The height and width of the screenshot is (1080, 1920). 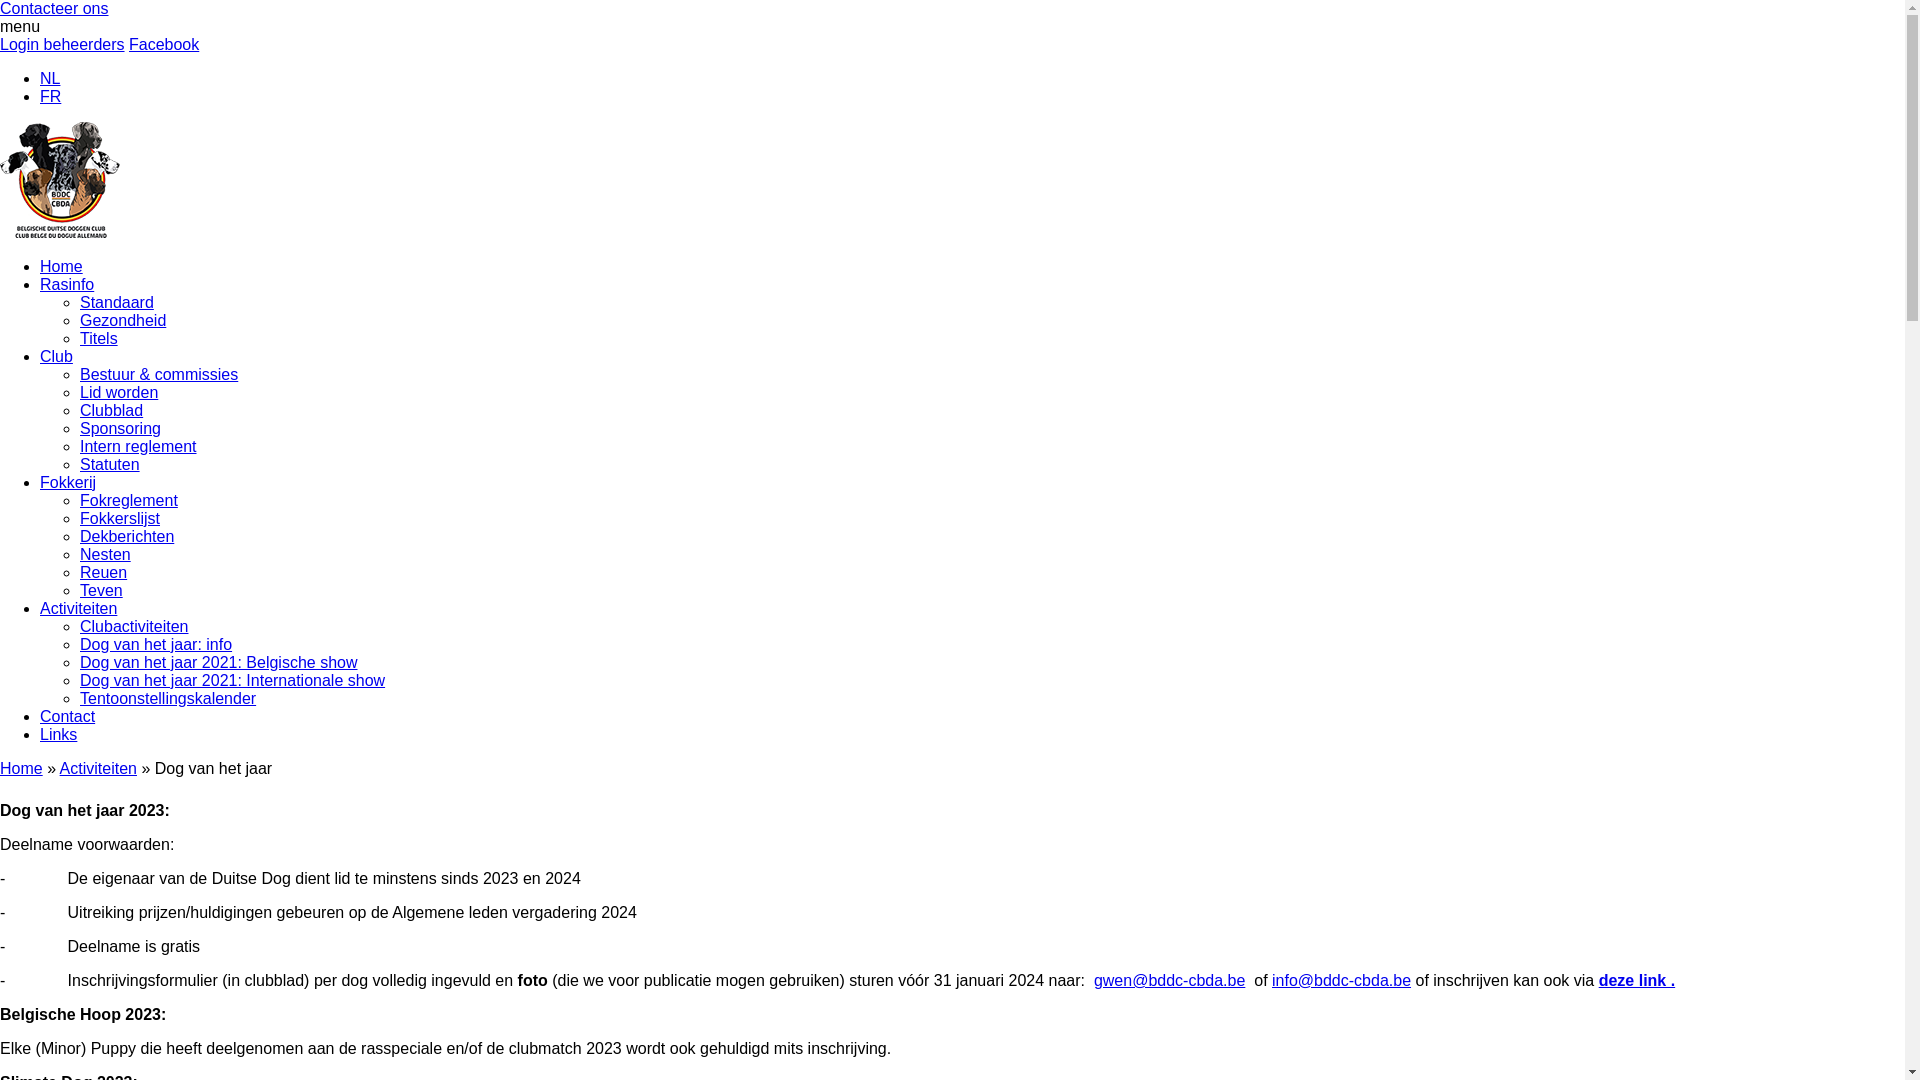 What do you see at coordinates (0, 0) in the screenshot?
I see `'Overslaan en naar de inhoud gaan'` at bounding box center [0, 0].